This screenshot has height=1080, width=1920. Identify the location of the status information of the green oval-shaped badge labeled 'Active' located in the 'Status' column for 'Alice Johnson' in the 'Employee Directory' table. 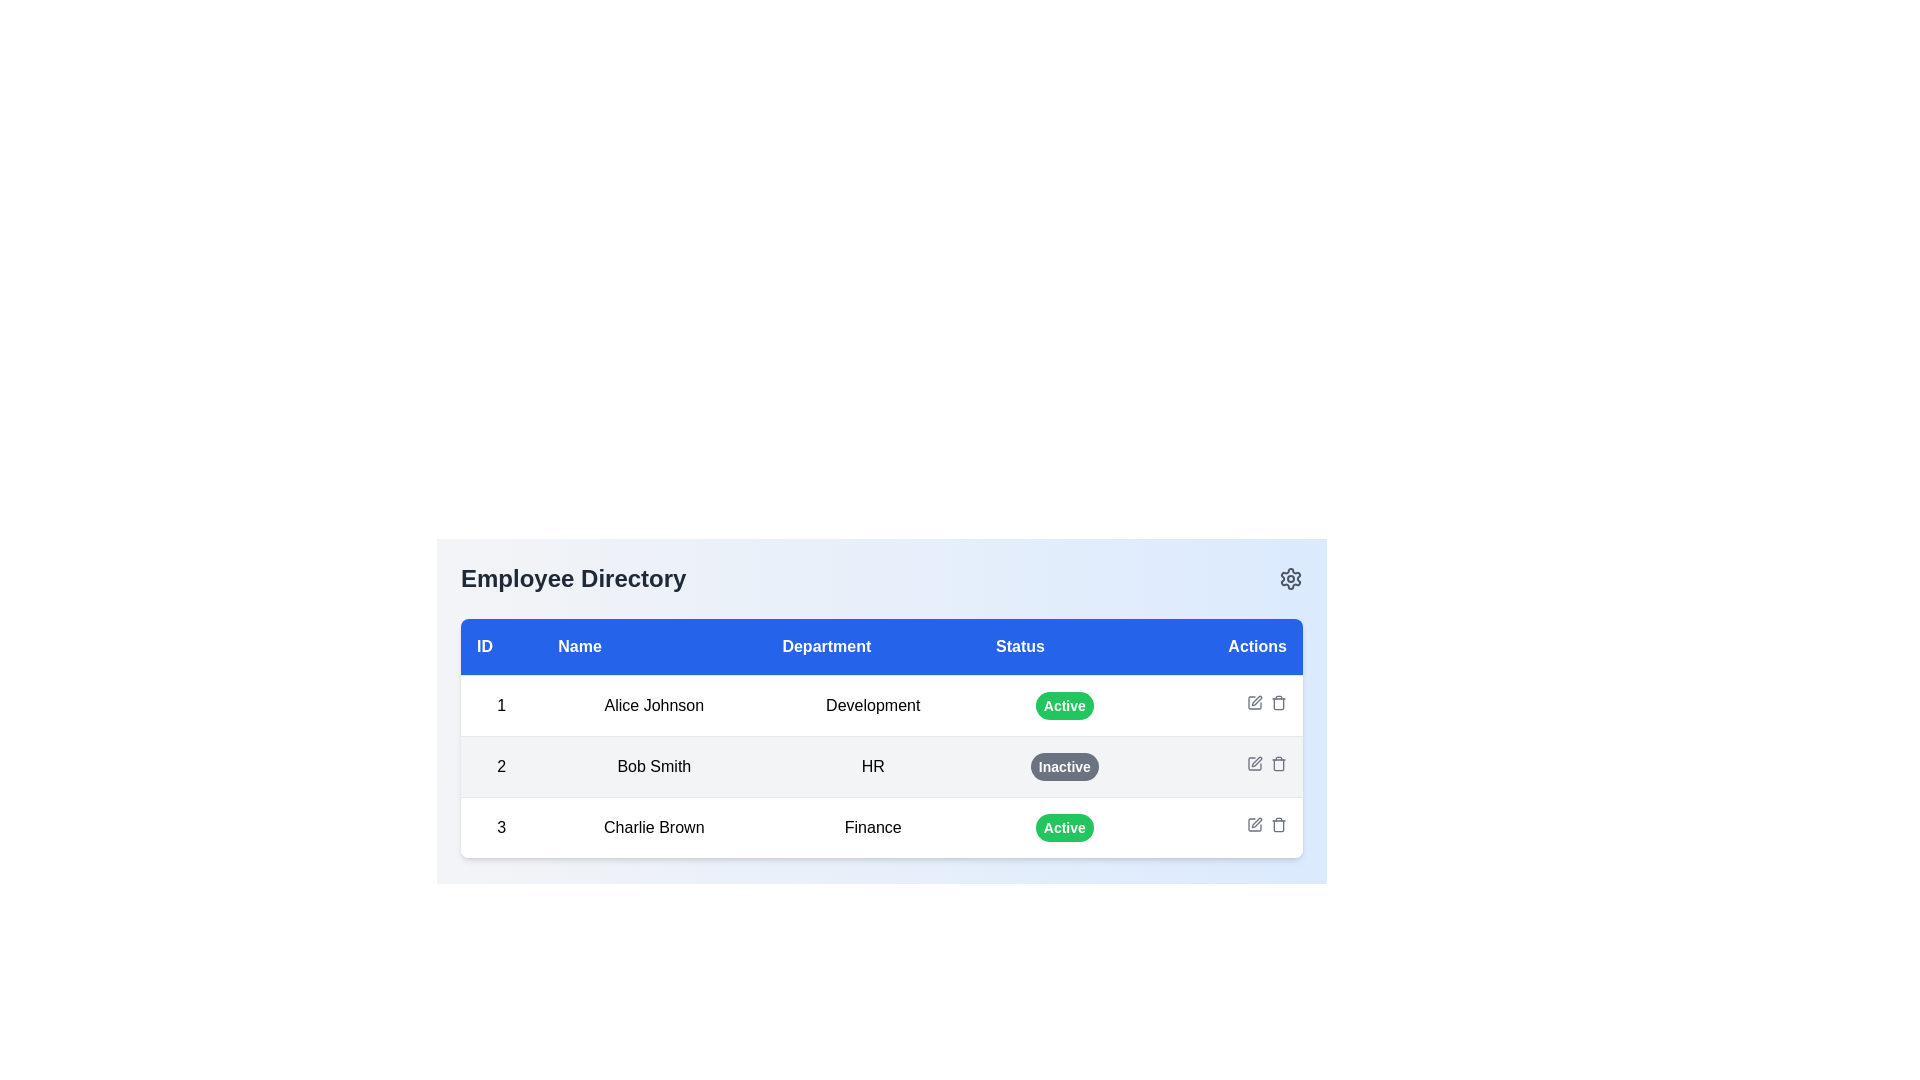
(1063, 704).